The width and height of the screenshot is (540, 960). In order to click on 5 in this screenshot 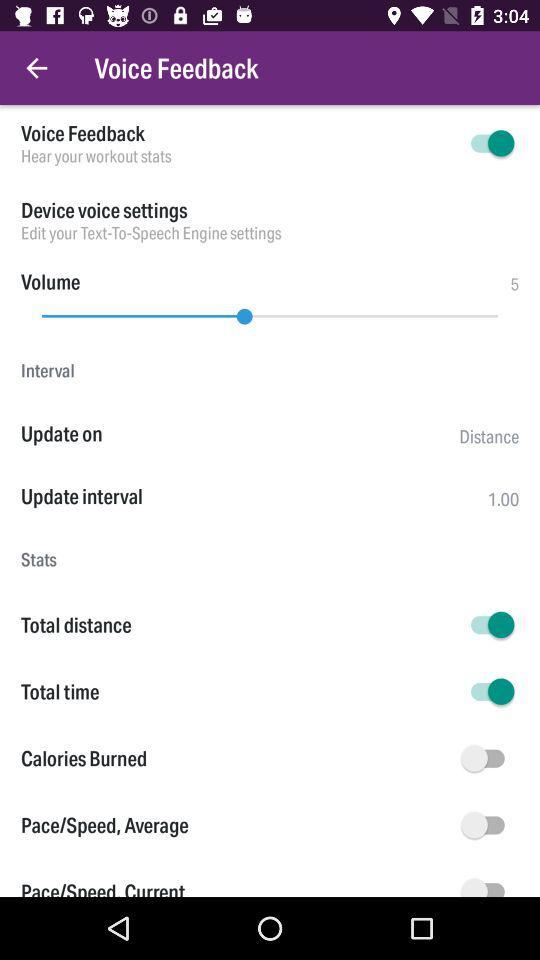, I will do `click(514, 283)`.